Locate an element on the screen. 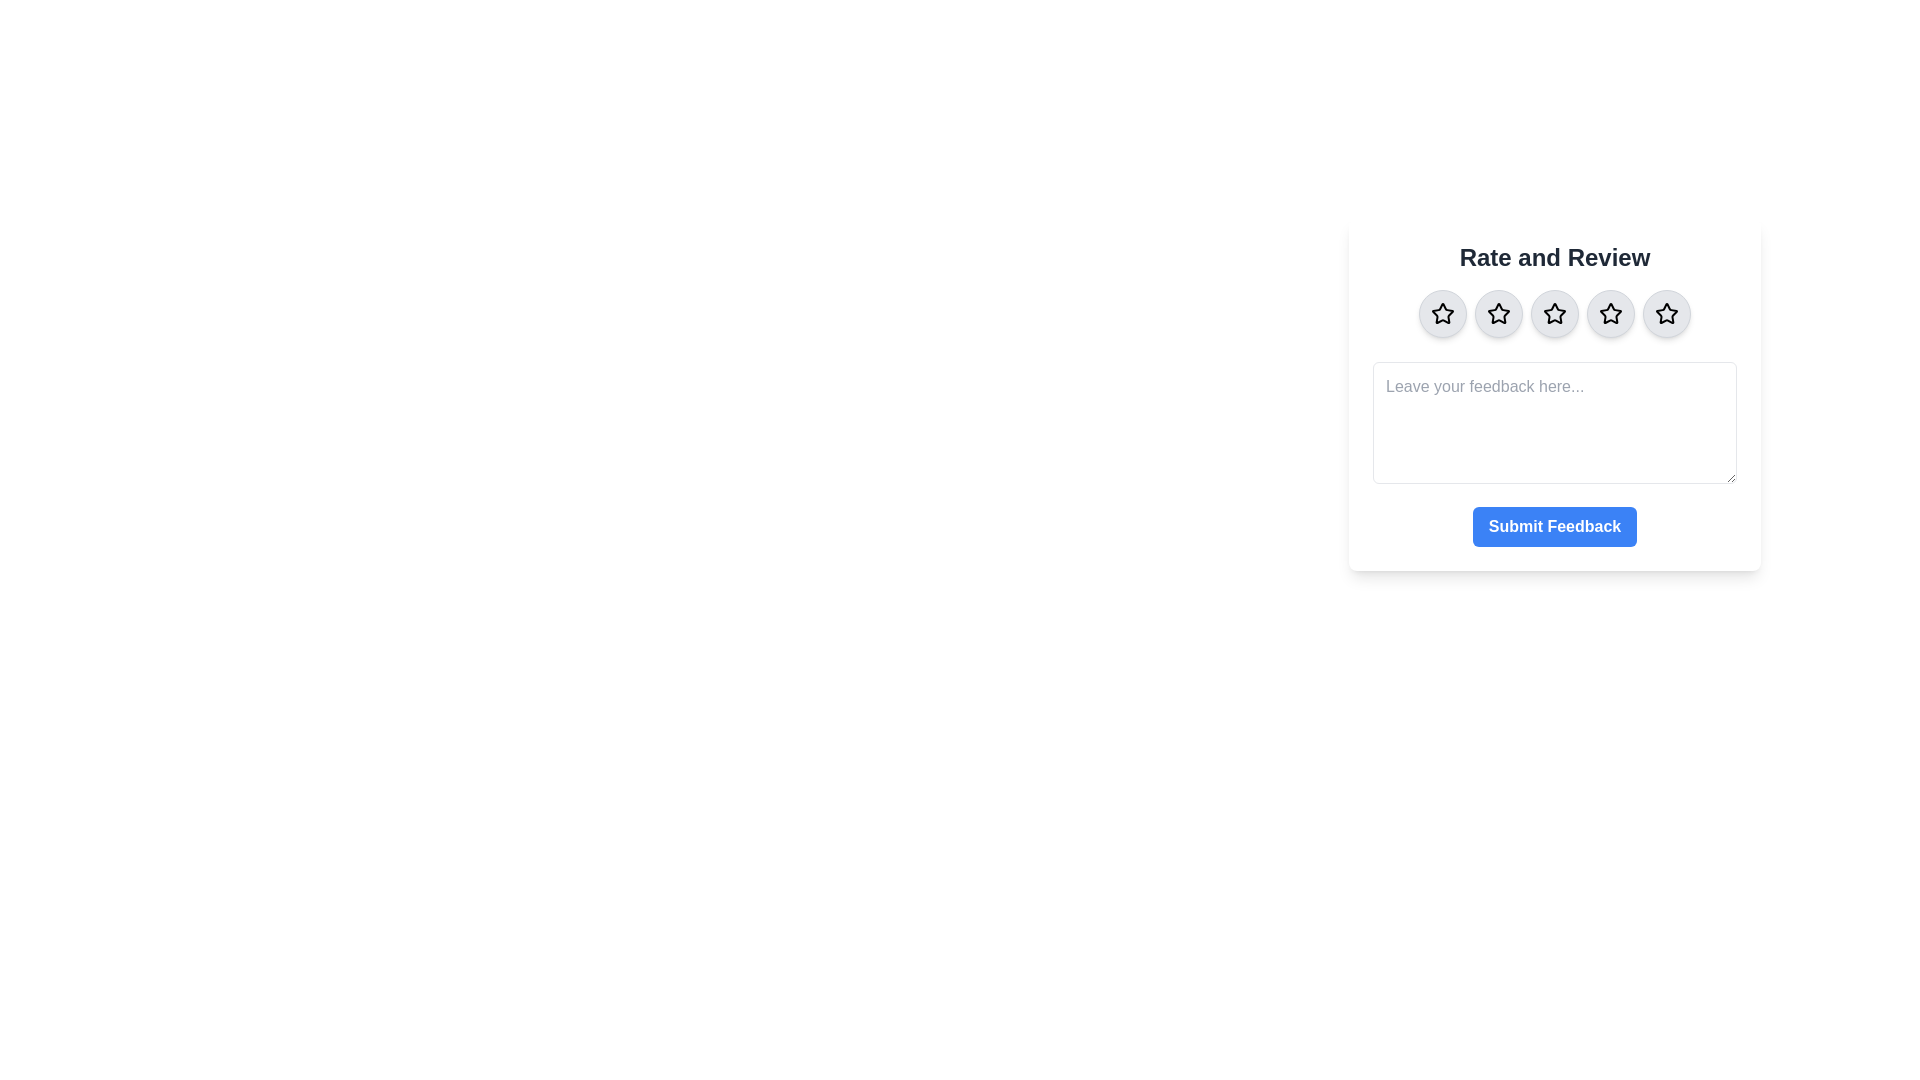 The height and width of the screenshot is (1080, 1920). the 'Rate and Review' heading, which is a bold, large, dark gray text located at the top of a card-like component with rounded corners is located at coordinates (1554, 257).